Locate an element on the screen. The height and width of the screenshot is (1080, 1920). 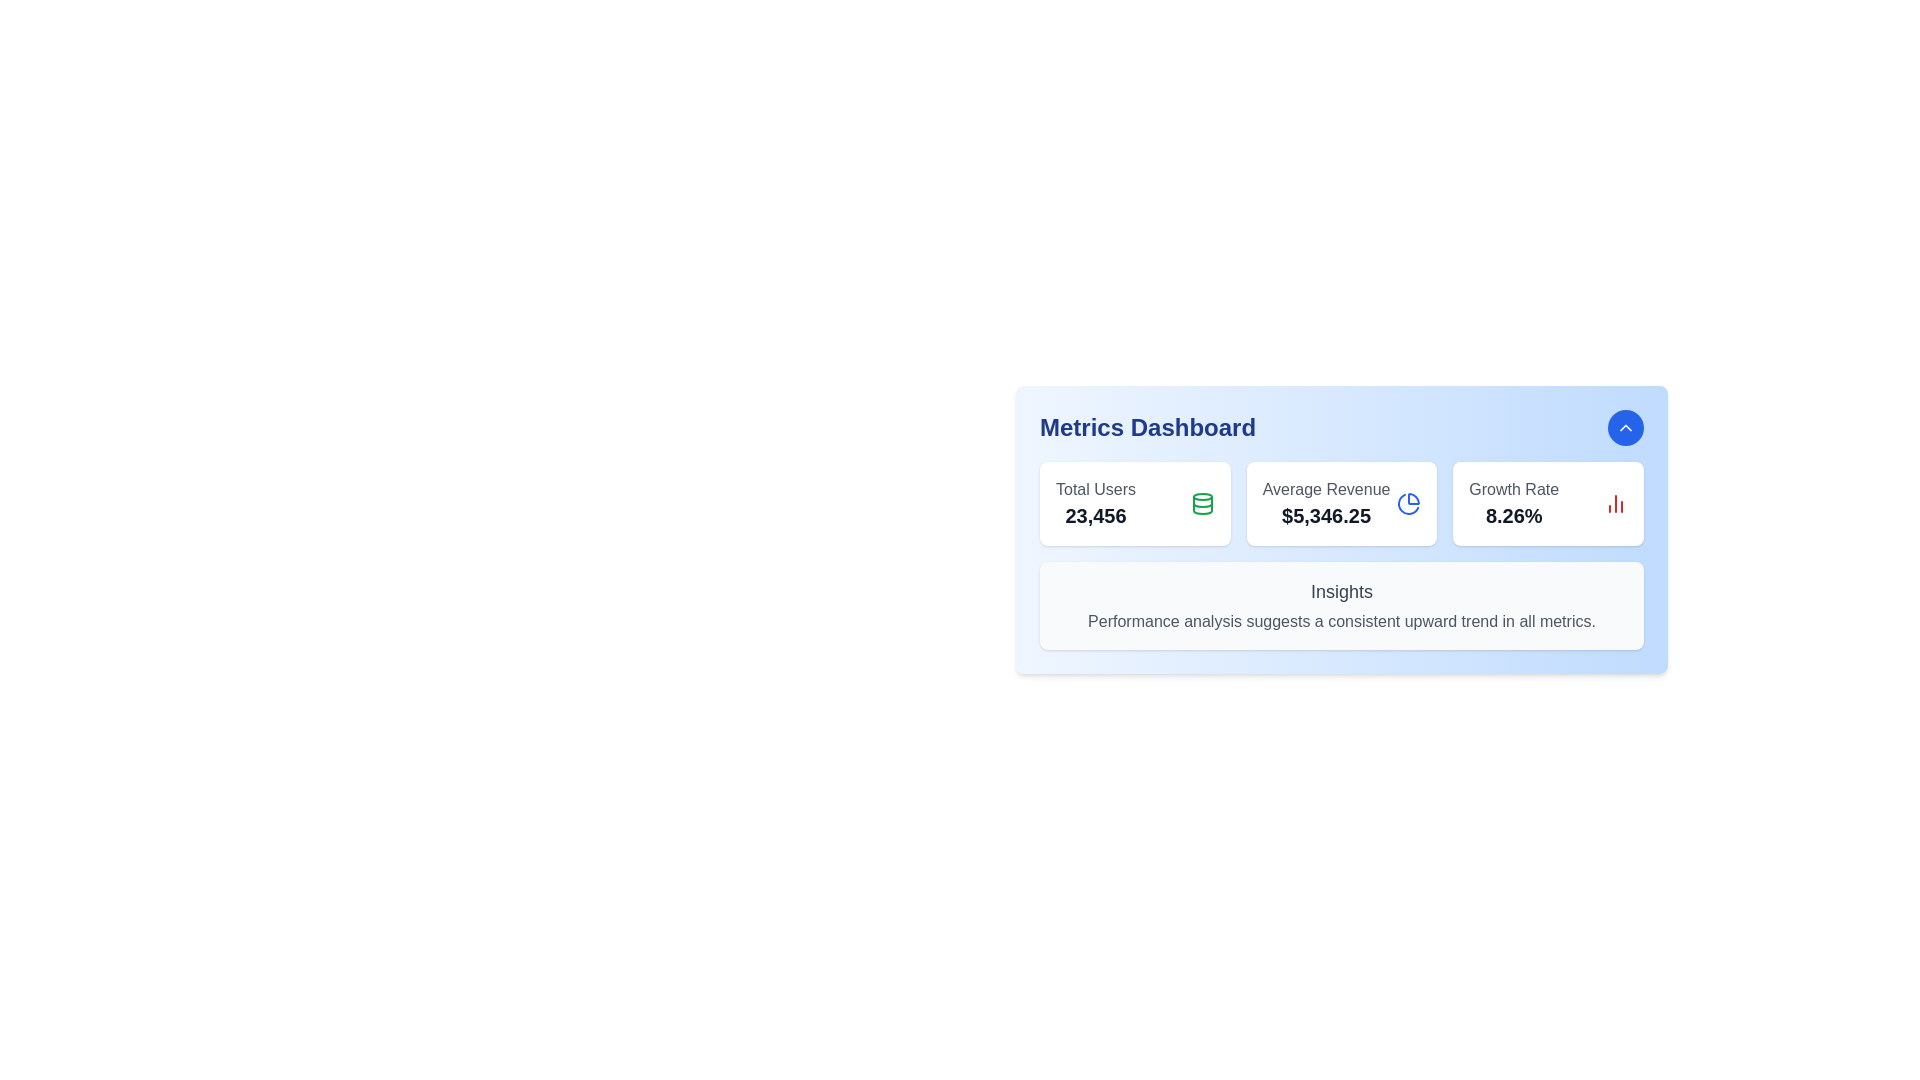
the Static Value Display element that shows the current growth rate metric of '8.26%' on the Metrics Dashboard, located in the bottom-right section of the interface is located at coordinates (1514, 503).